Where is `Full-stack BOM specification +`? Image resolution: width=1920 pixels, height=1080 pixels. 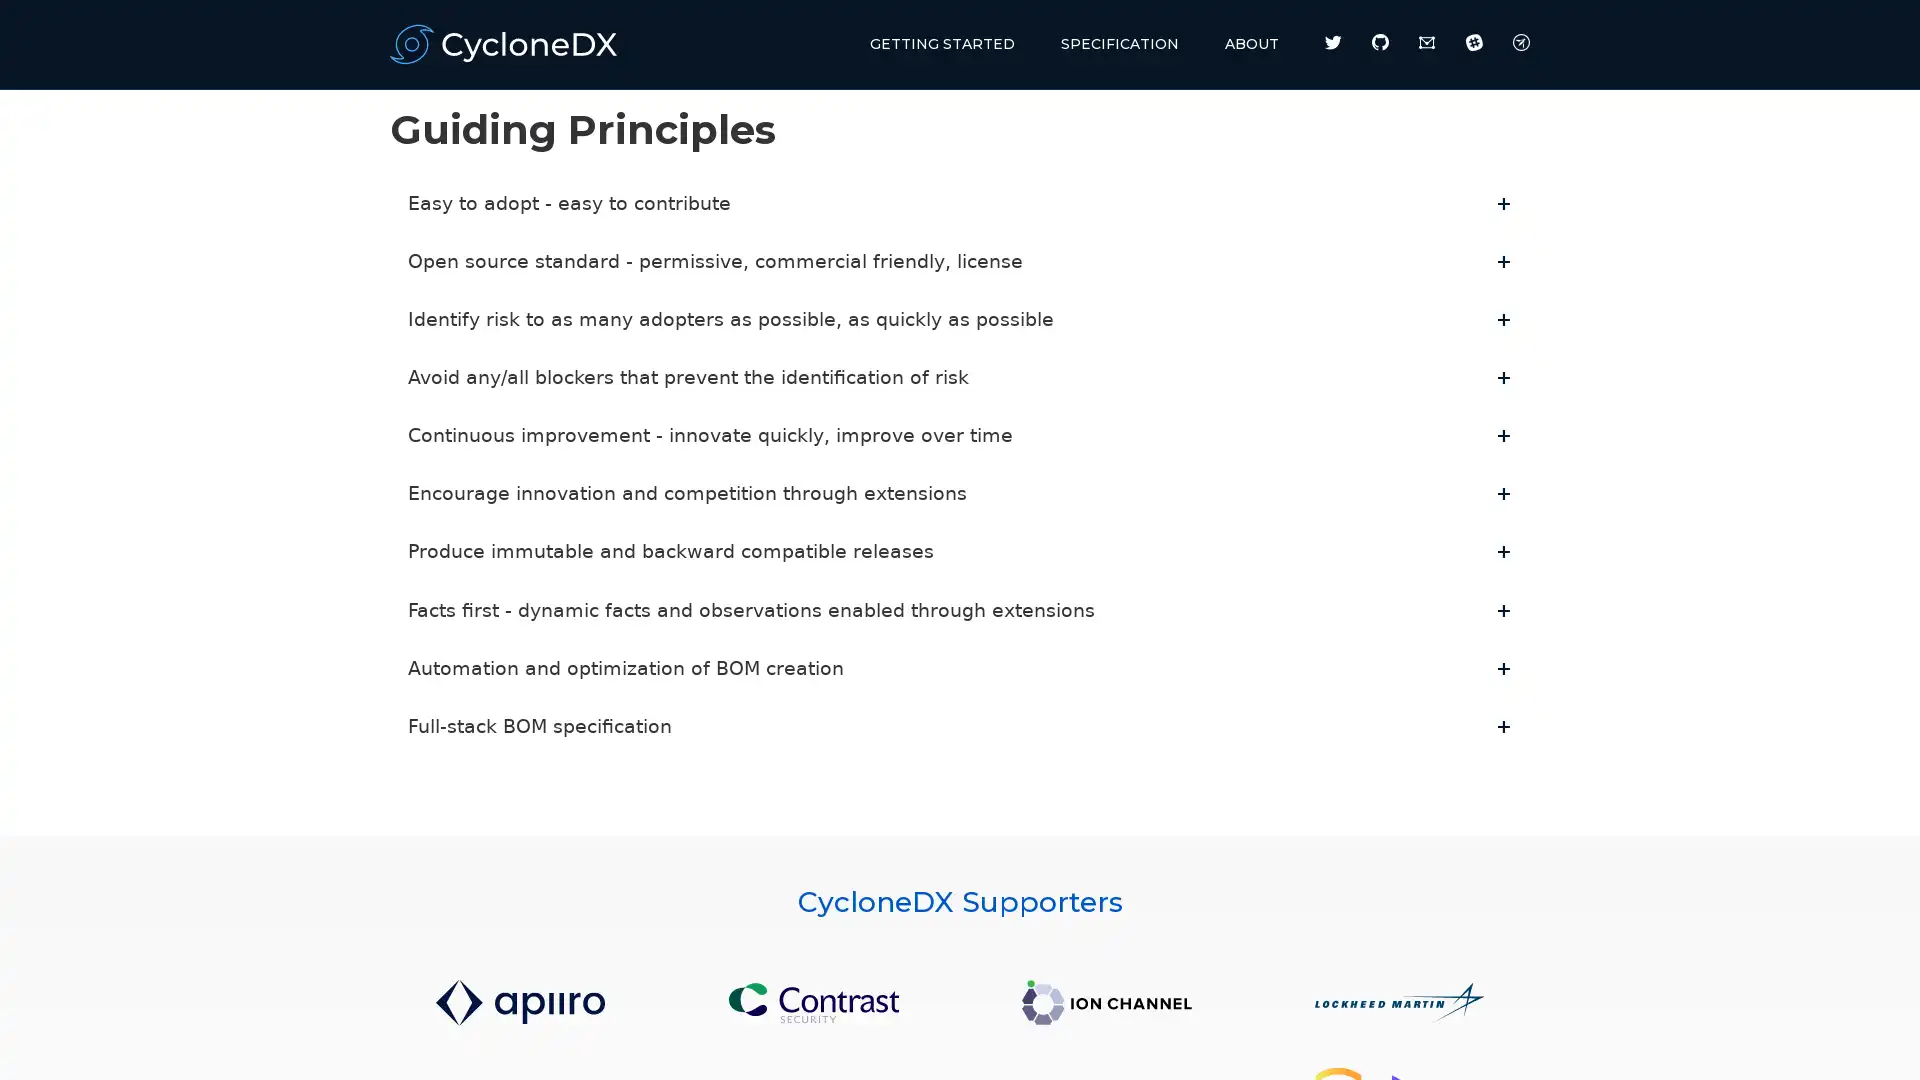 Full-stack BOM specification + is located at coordinates (960, 725).